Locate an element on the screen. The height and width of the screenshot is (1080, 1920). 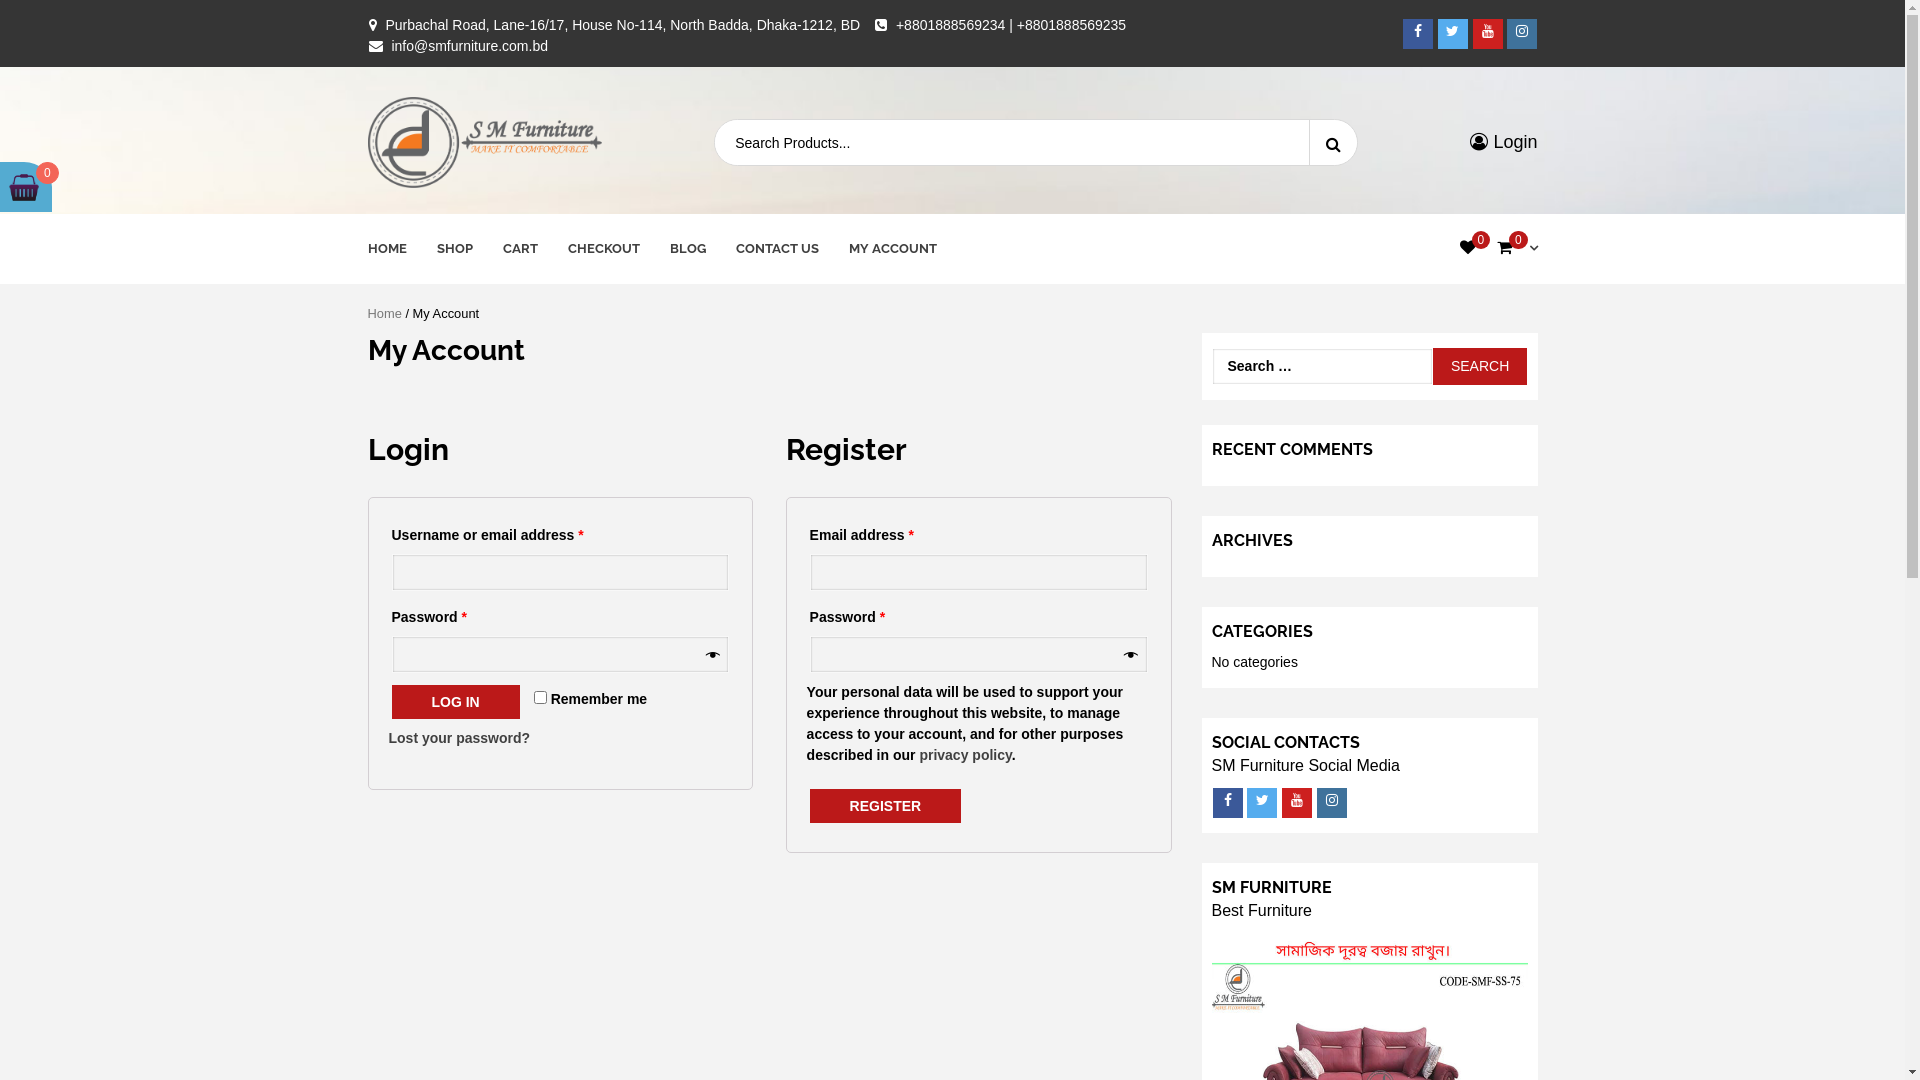
'CHECKOUT' is located at coordinates (566, 248).